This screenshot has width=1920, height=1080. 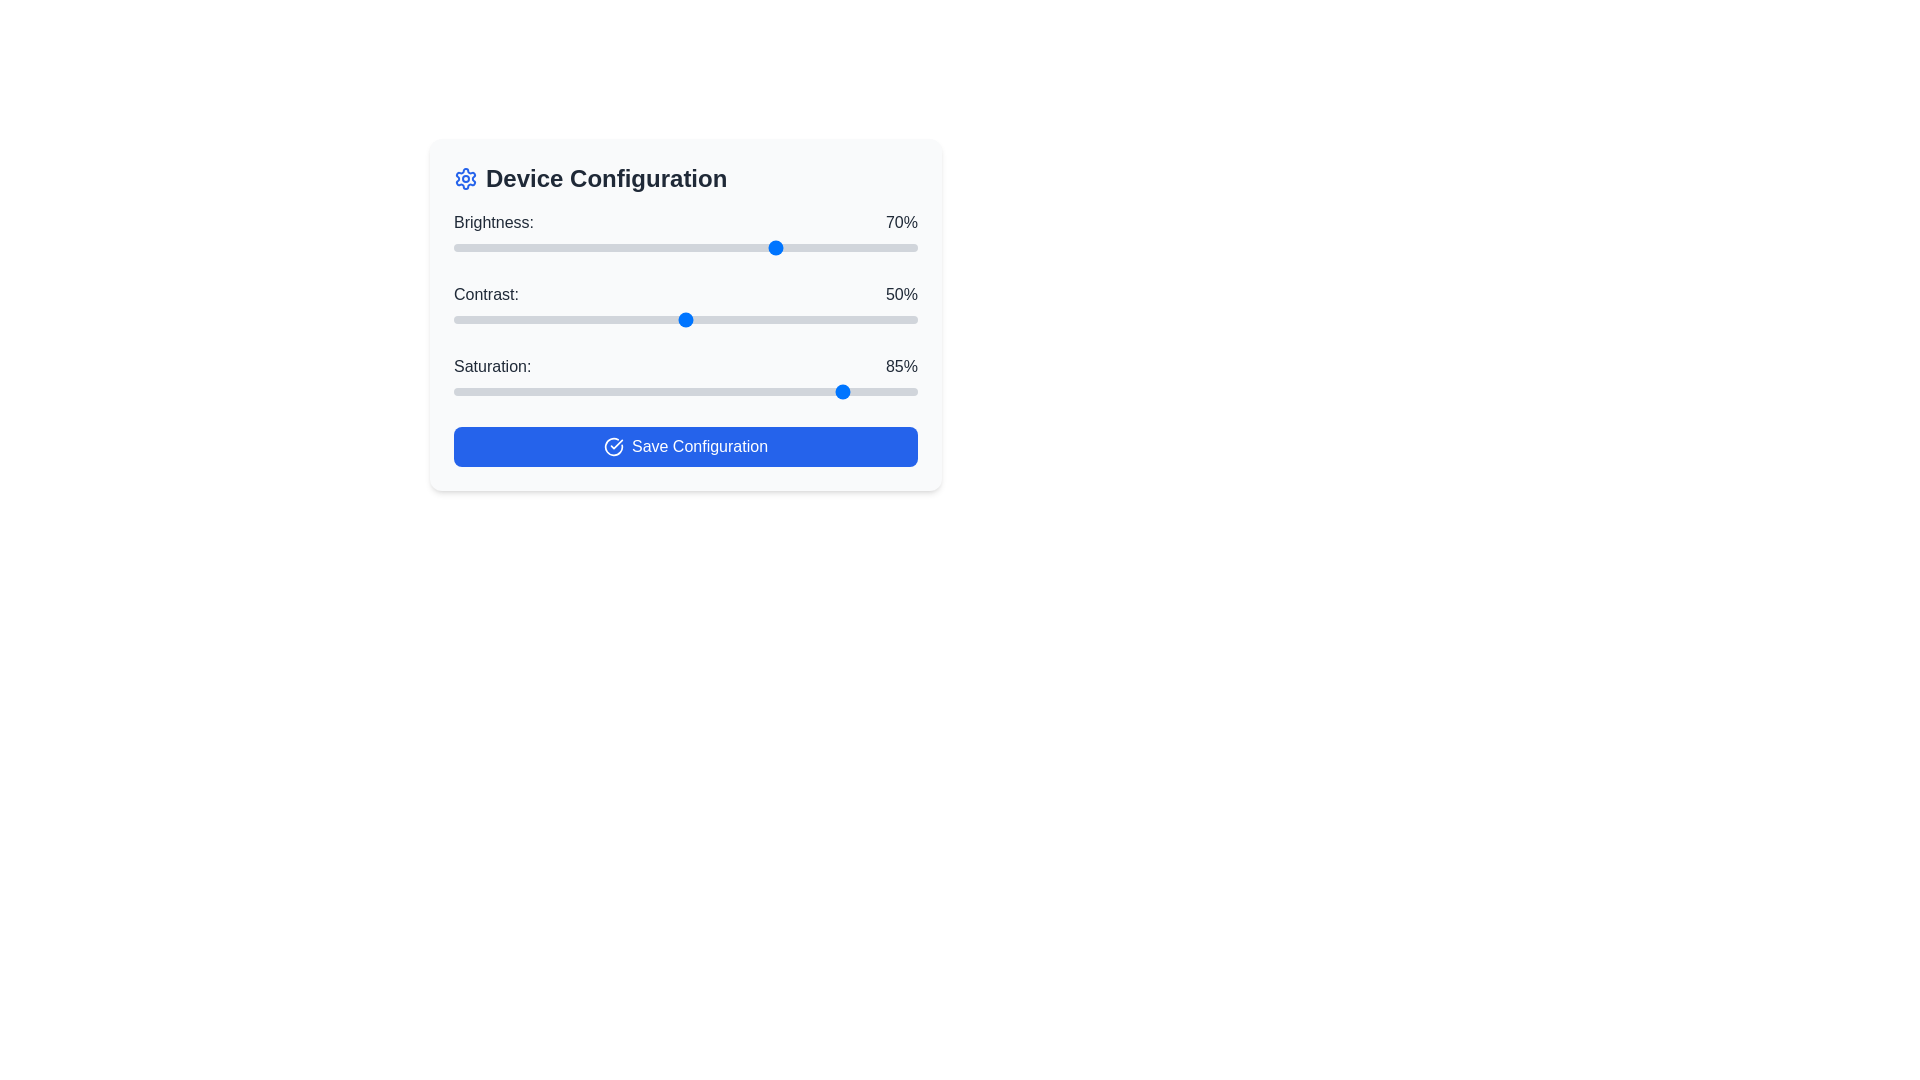 What do you see at coordinates (587, 246) in the screenshot?
I see `brightness` at bounding box center [587, 246].